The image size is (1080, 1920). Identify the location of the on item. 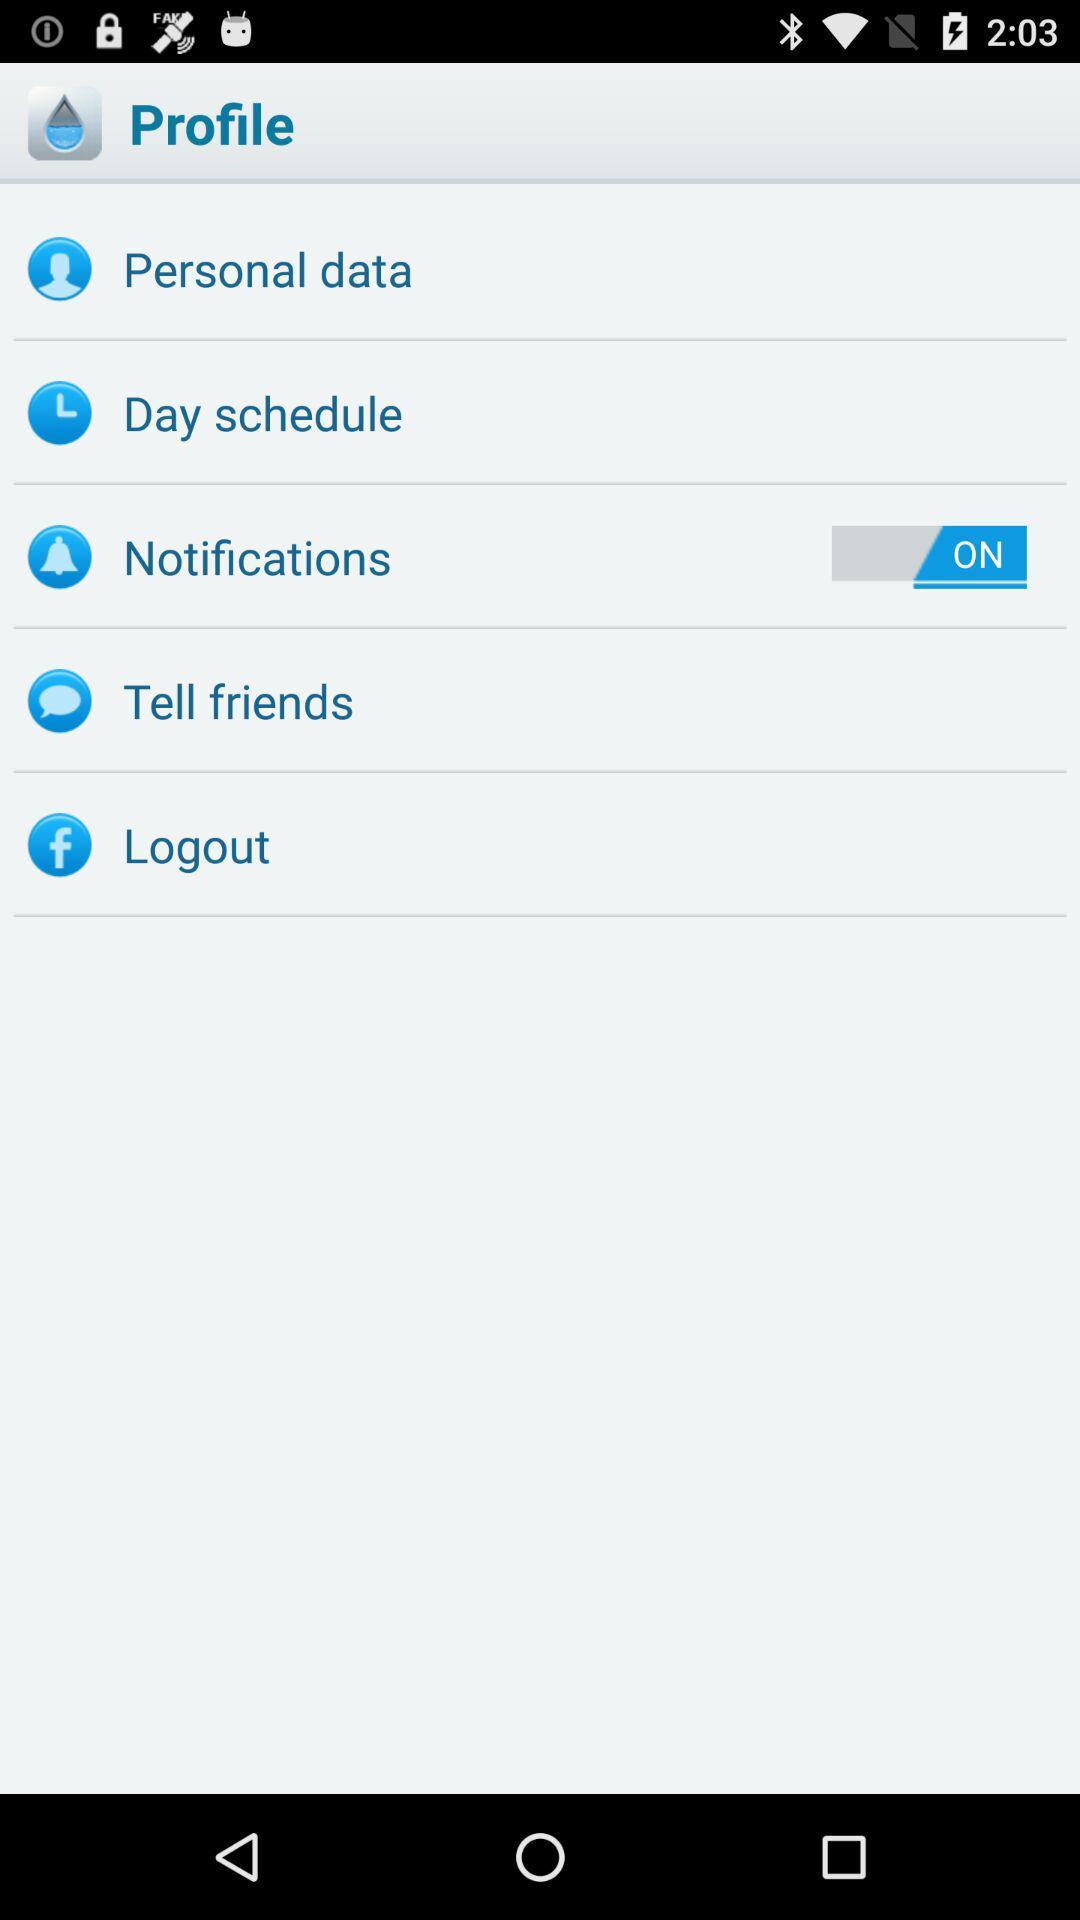
(929, 557).